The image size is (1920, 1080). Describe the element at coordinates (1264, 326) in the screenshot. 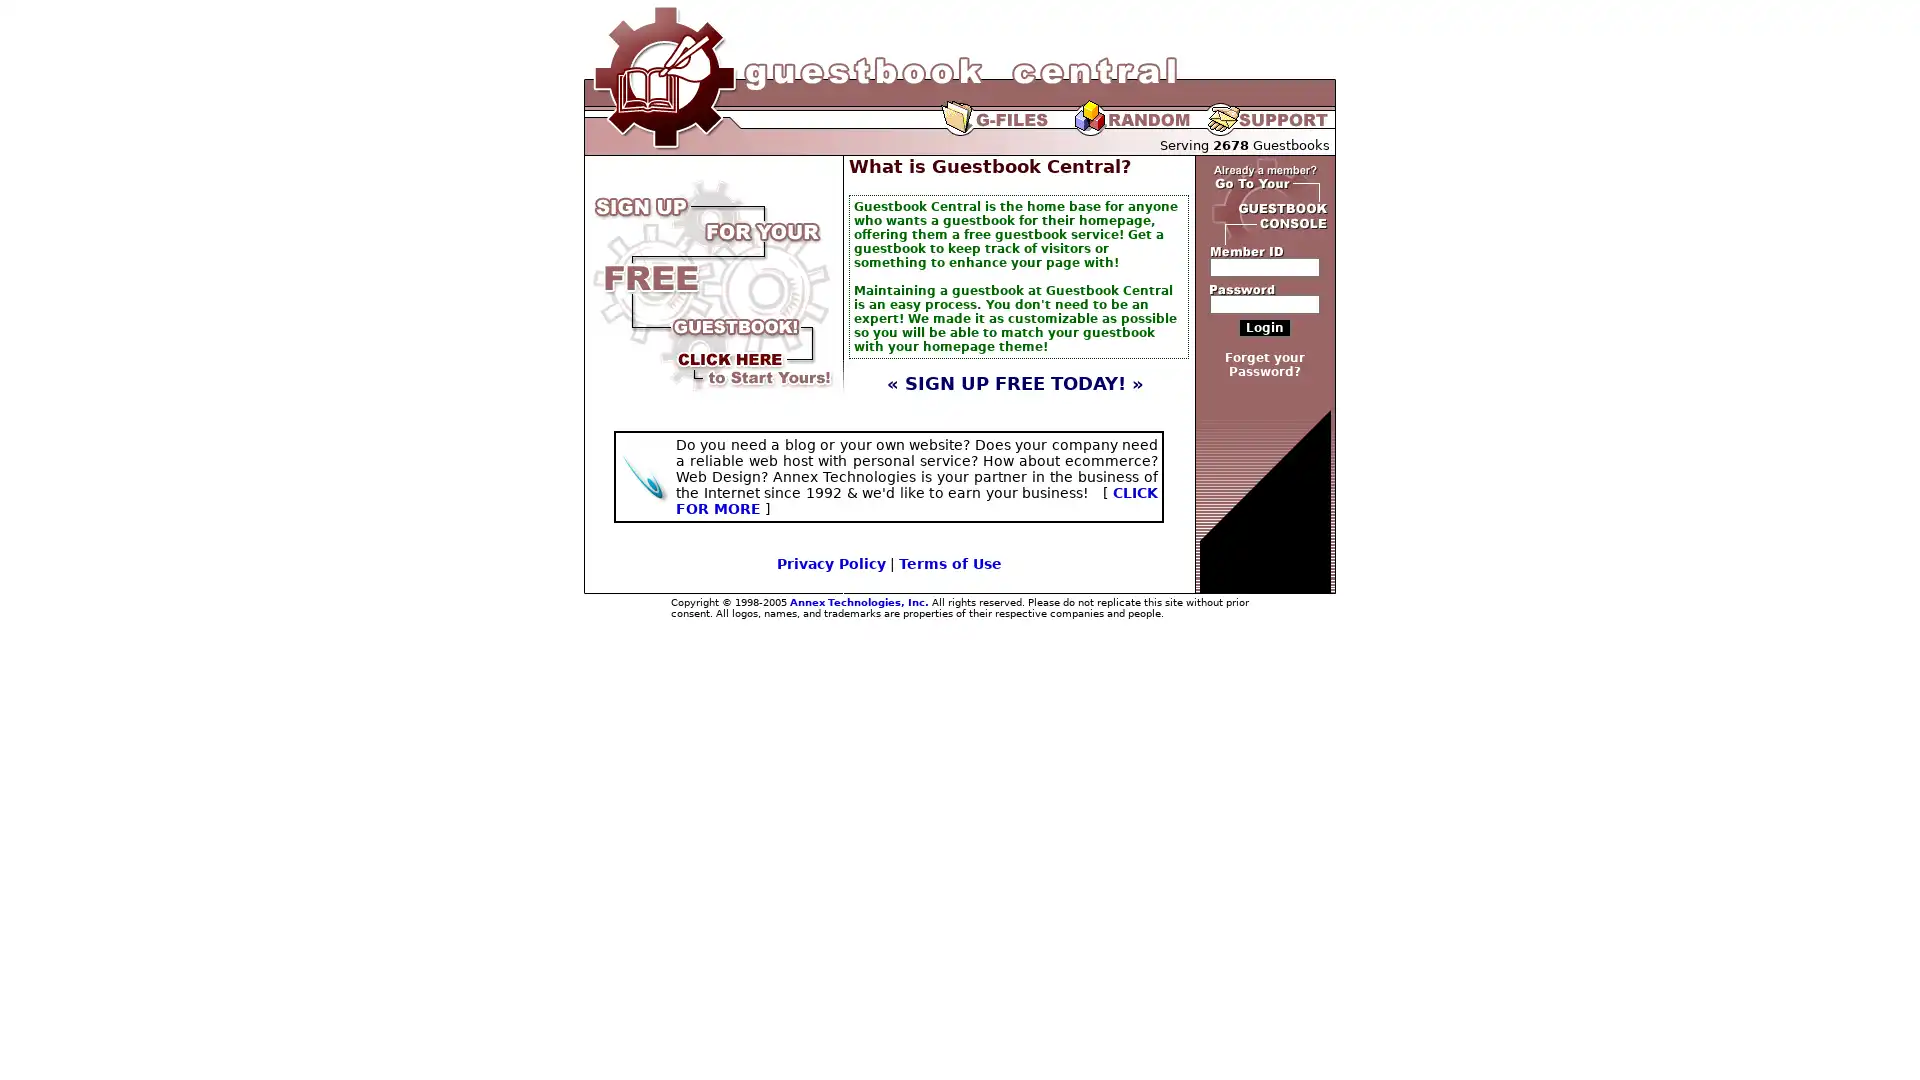

I see `Login` at that location.